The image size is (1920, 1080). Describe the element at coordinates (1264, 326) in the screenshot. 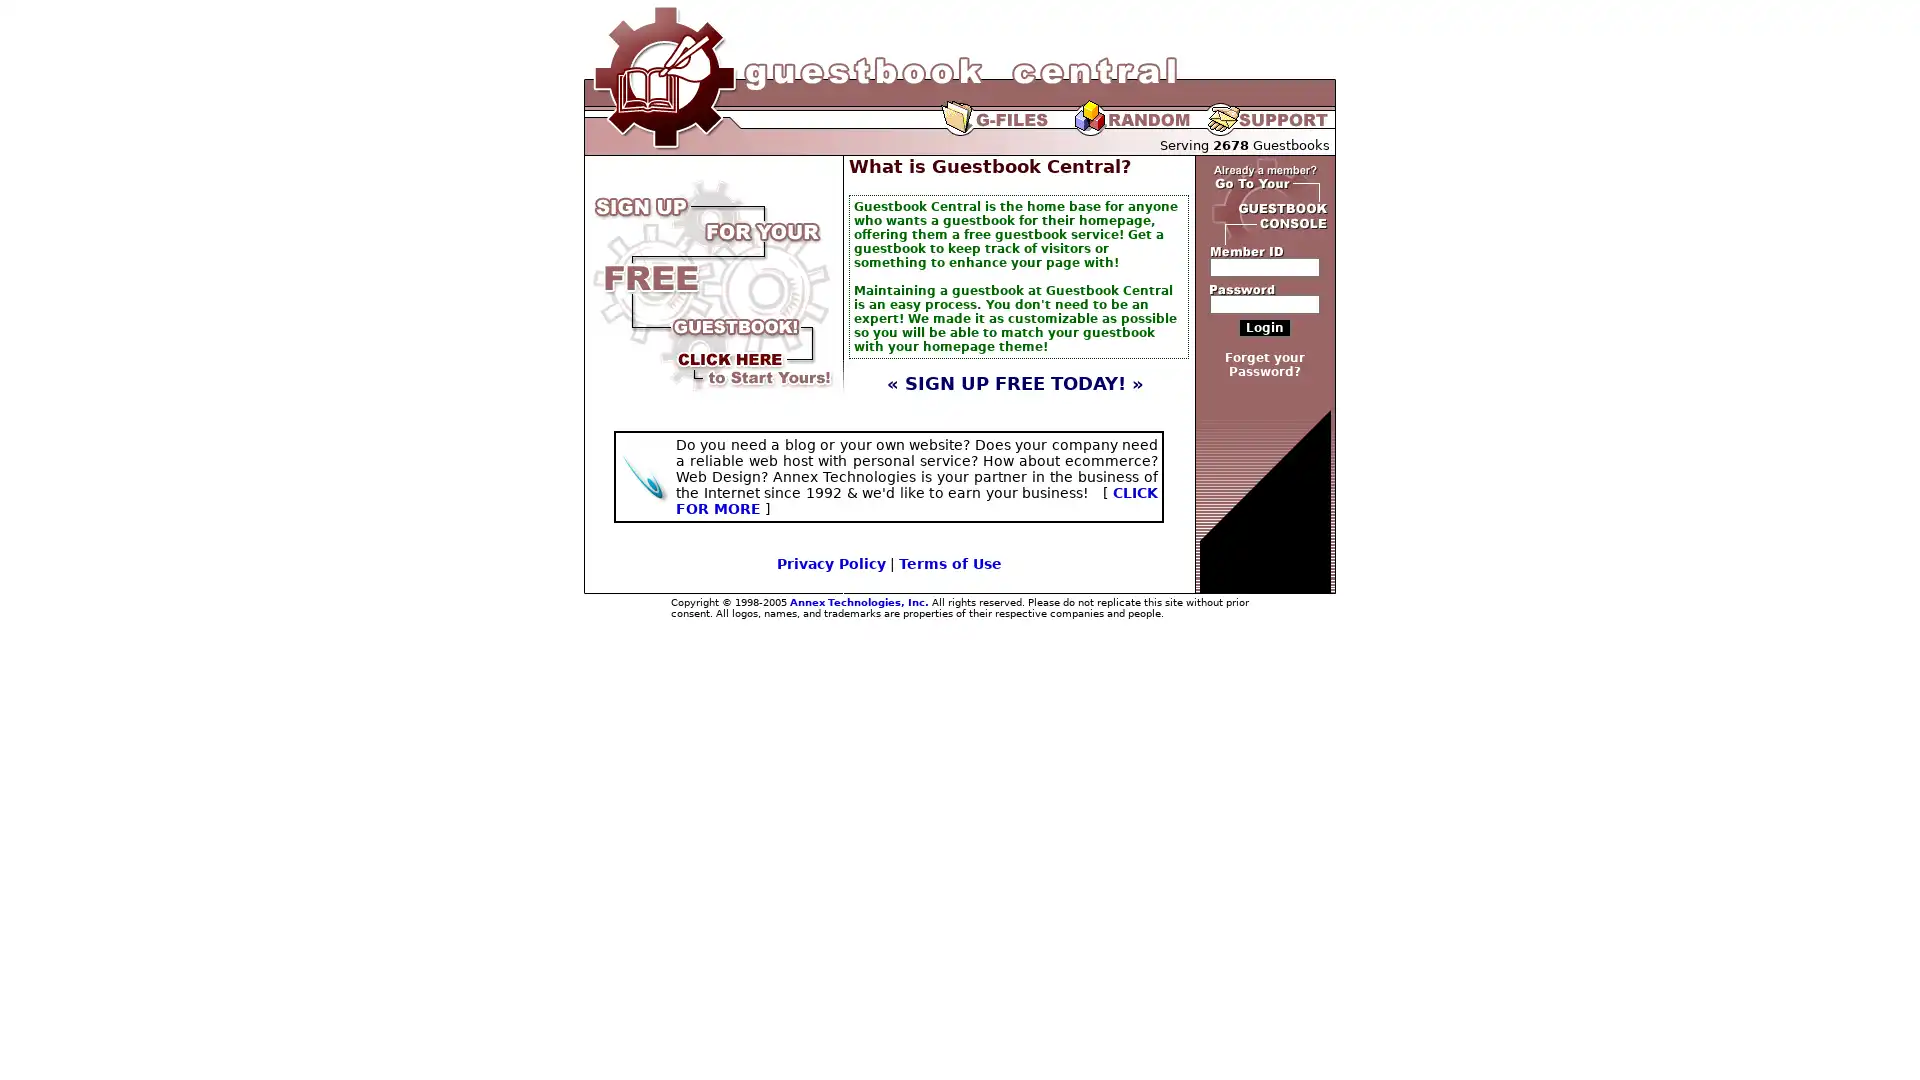

I see `Login` at that location.